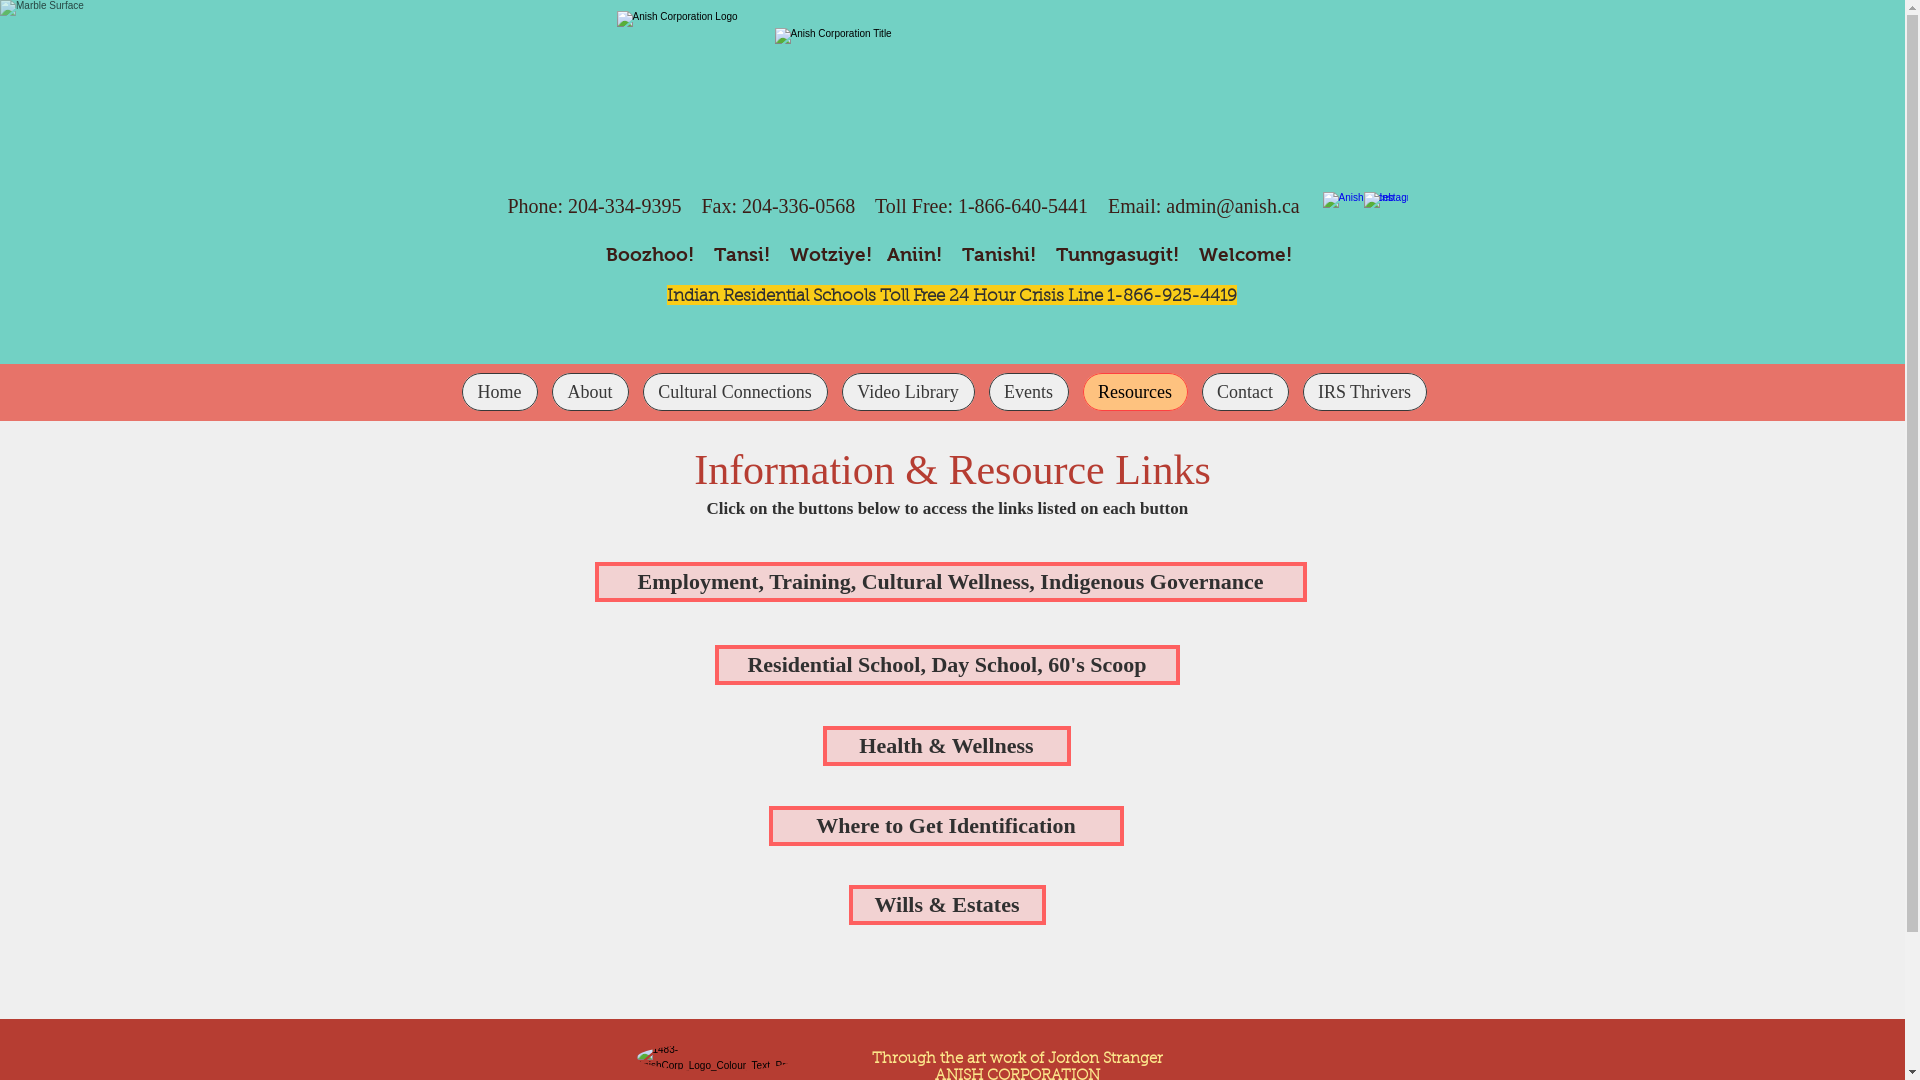 Image resolution: width=1920 pixels, height=1080 pixels. Describe the element at coordinates (1301, 392) in the screenshot. I see `'IRS Thrivers'` at that location.